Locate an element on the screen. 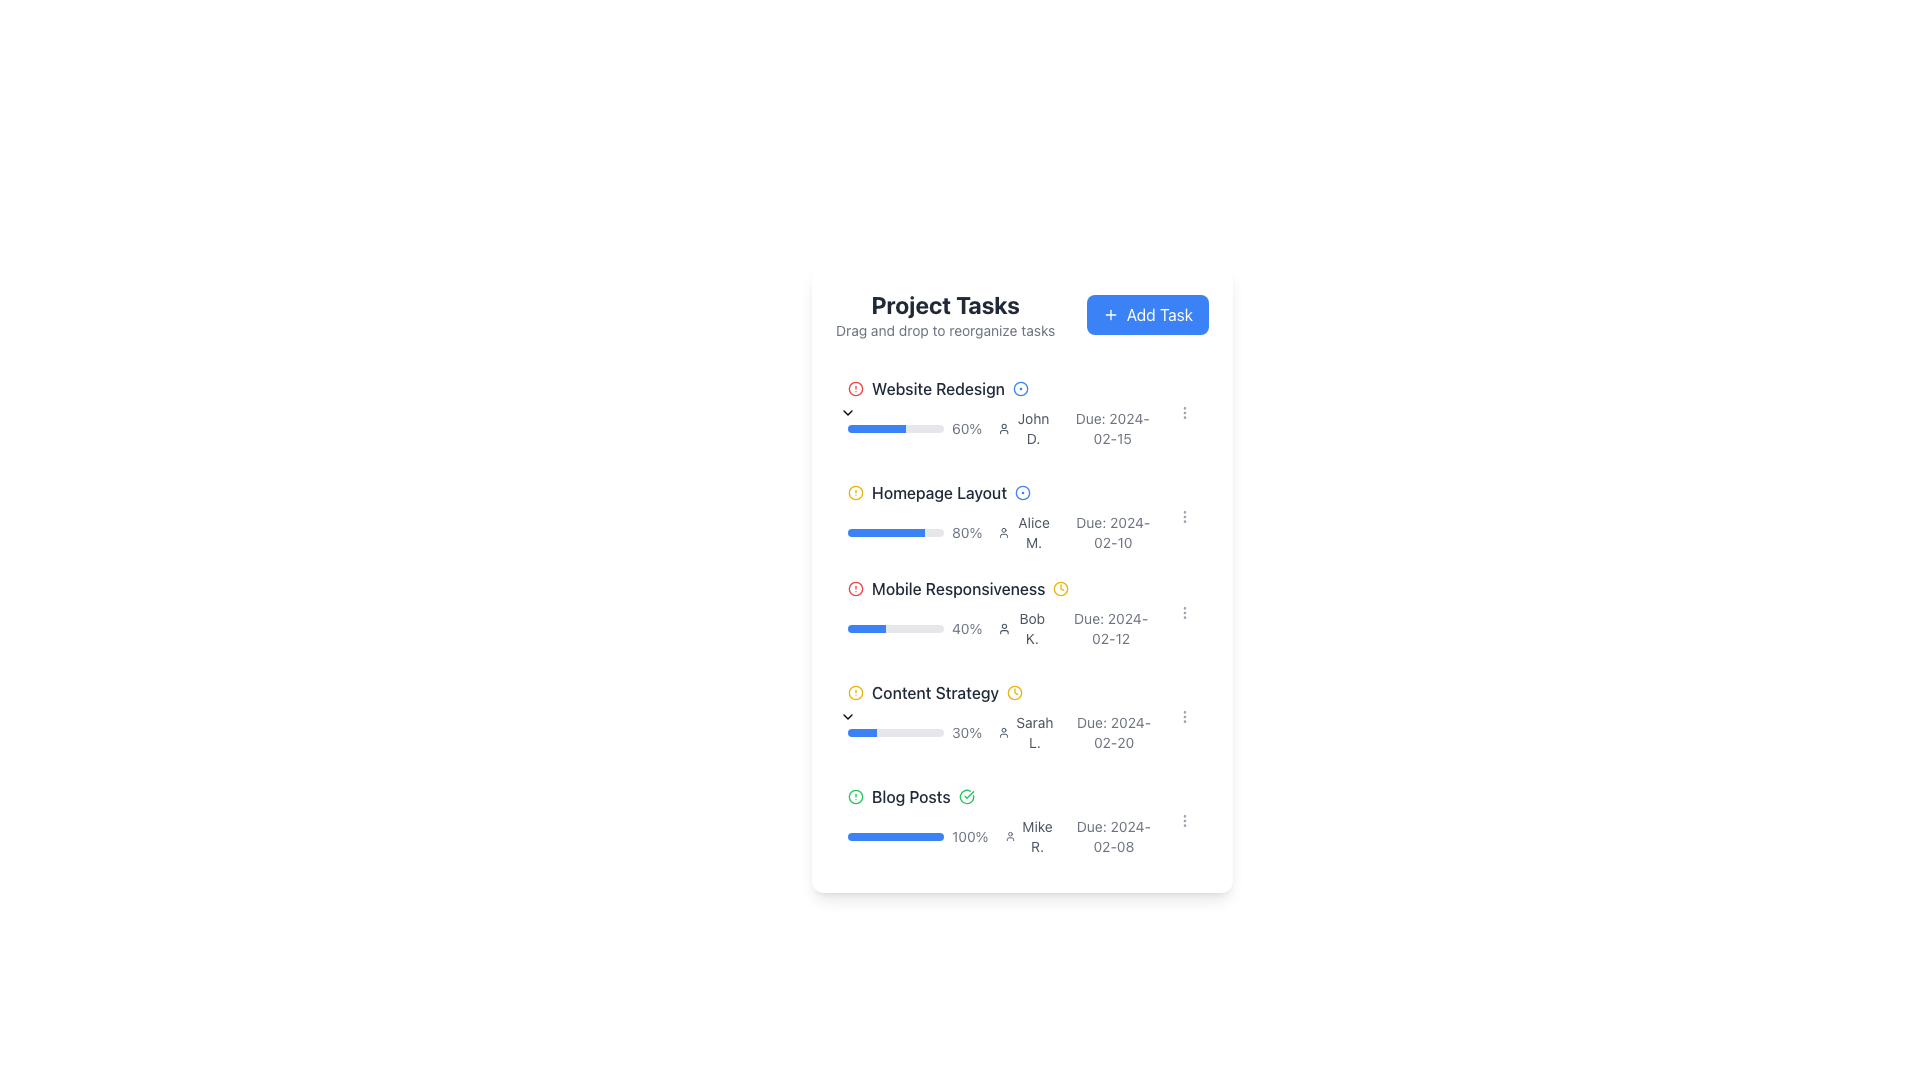  the name 'Alice M.' displayed in the Text Label indicating the task assignee for 'Homepage Layout' task is located at coordinates (1034, 531).